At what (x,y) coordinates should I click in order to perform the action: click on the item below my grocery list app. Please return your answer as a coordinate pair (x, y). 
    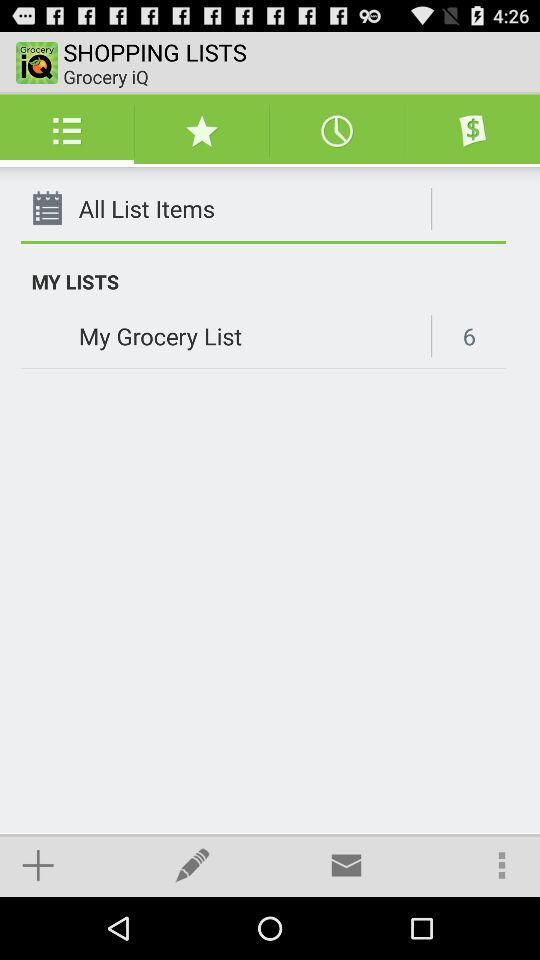
    Looking at the image, I should click on (38, 864).